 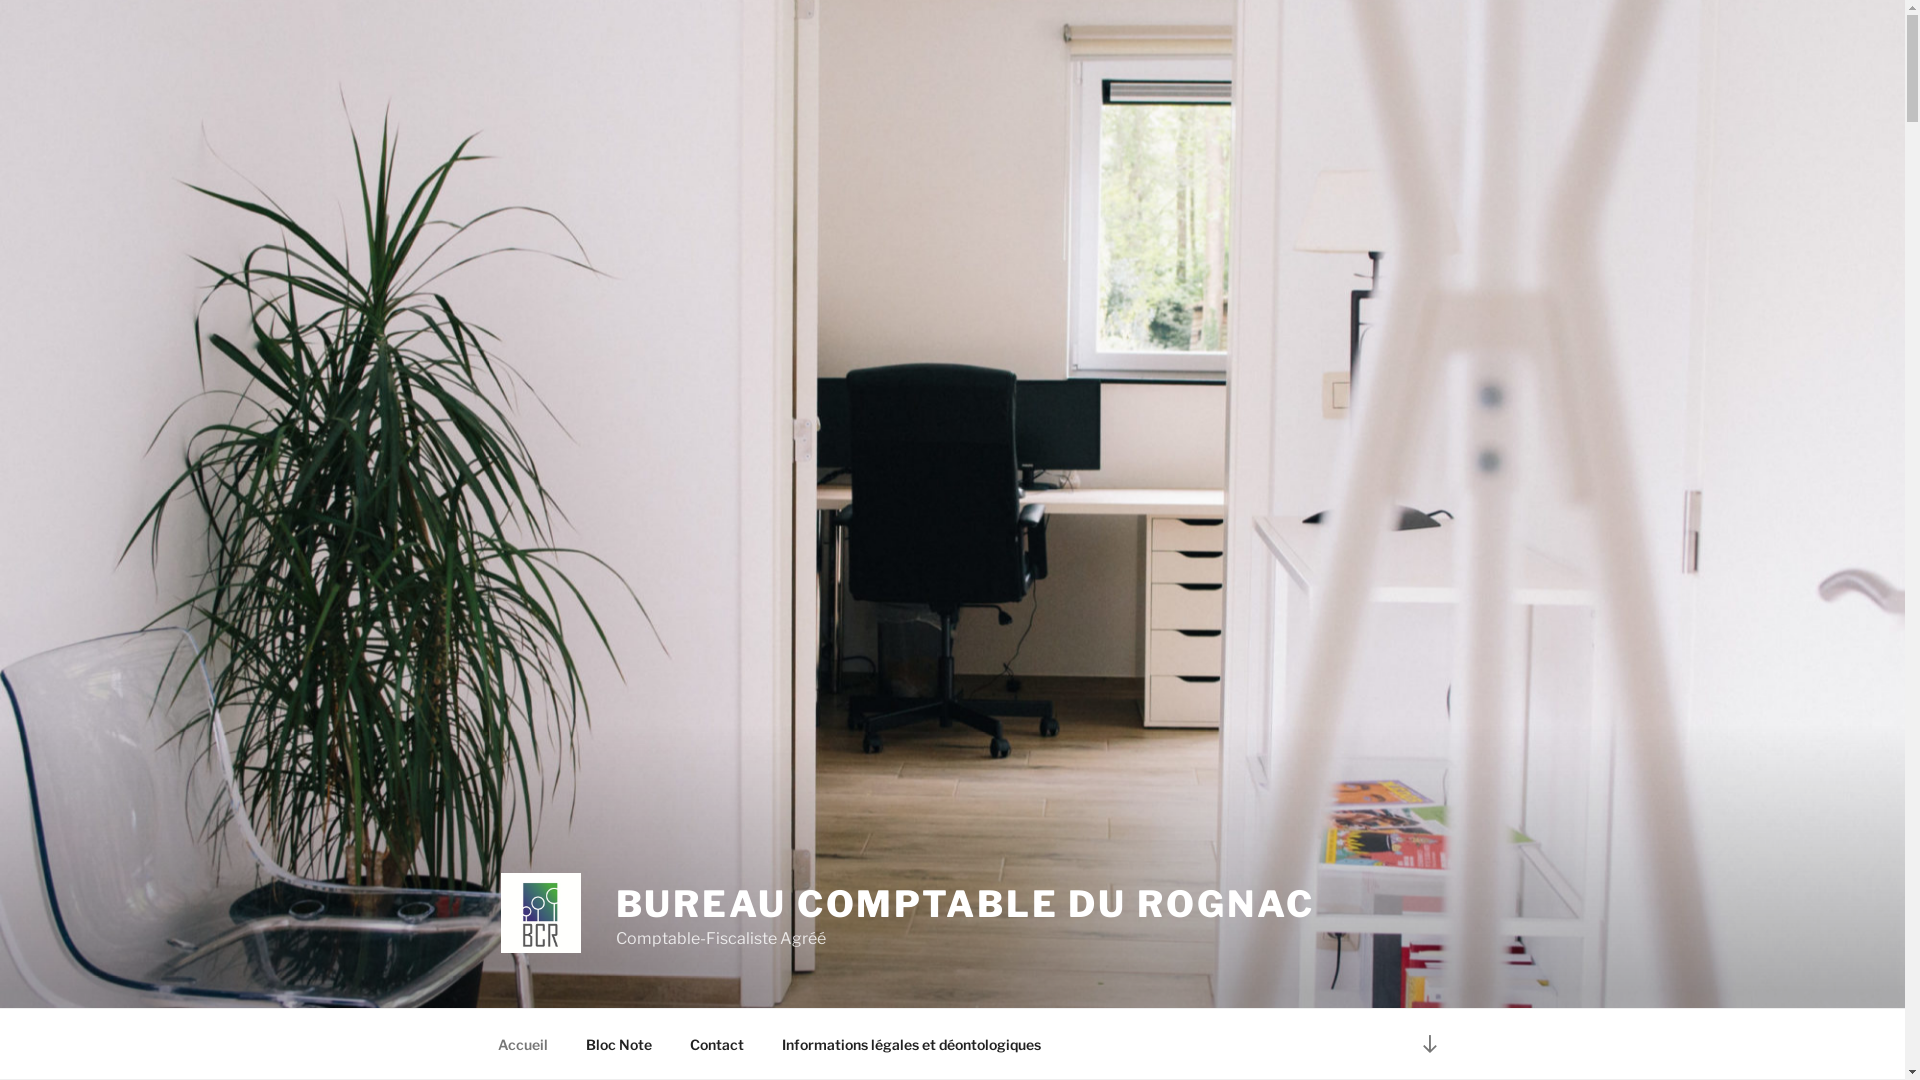 I want to click on 'Contact', so click(x=716, y=1043).